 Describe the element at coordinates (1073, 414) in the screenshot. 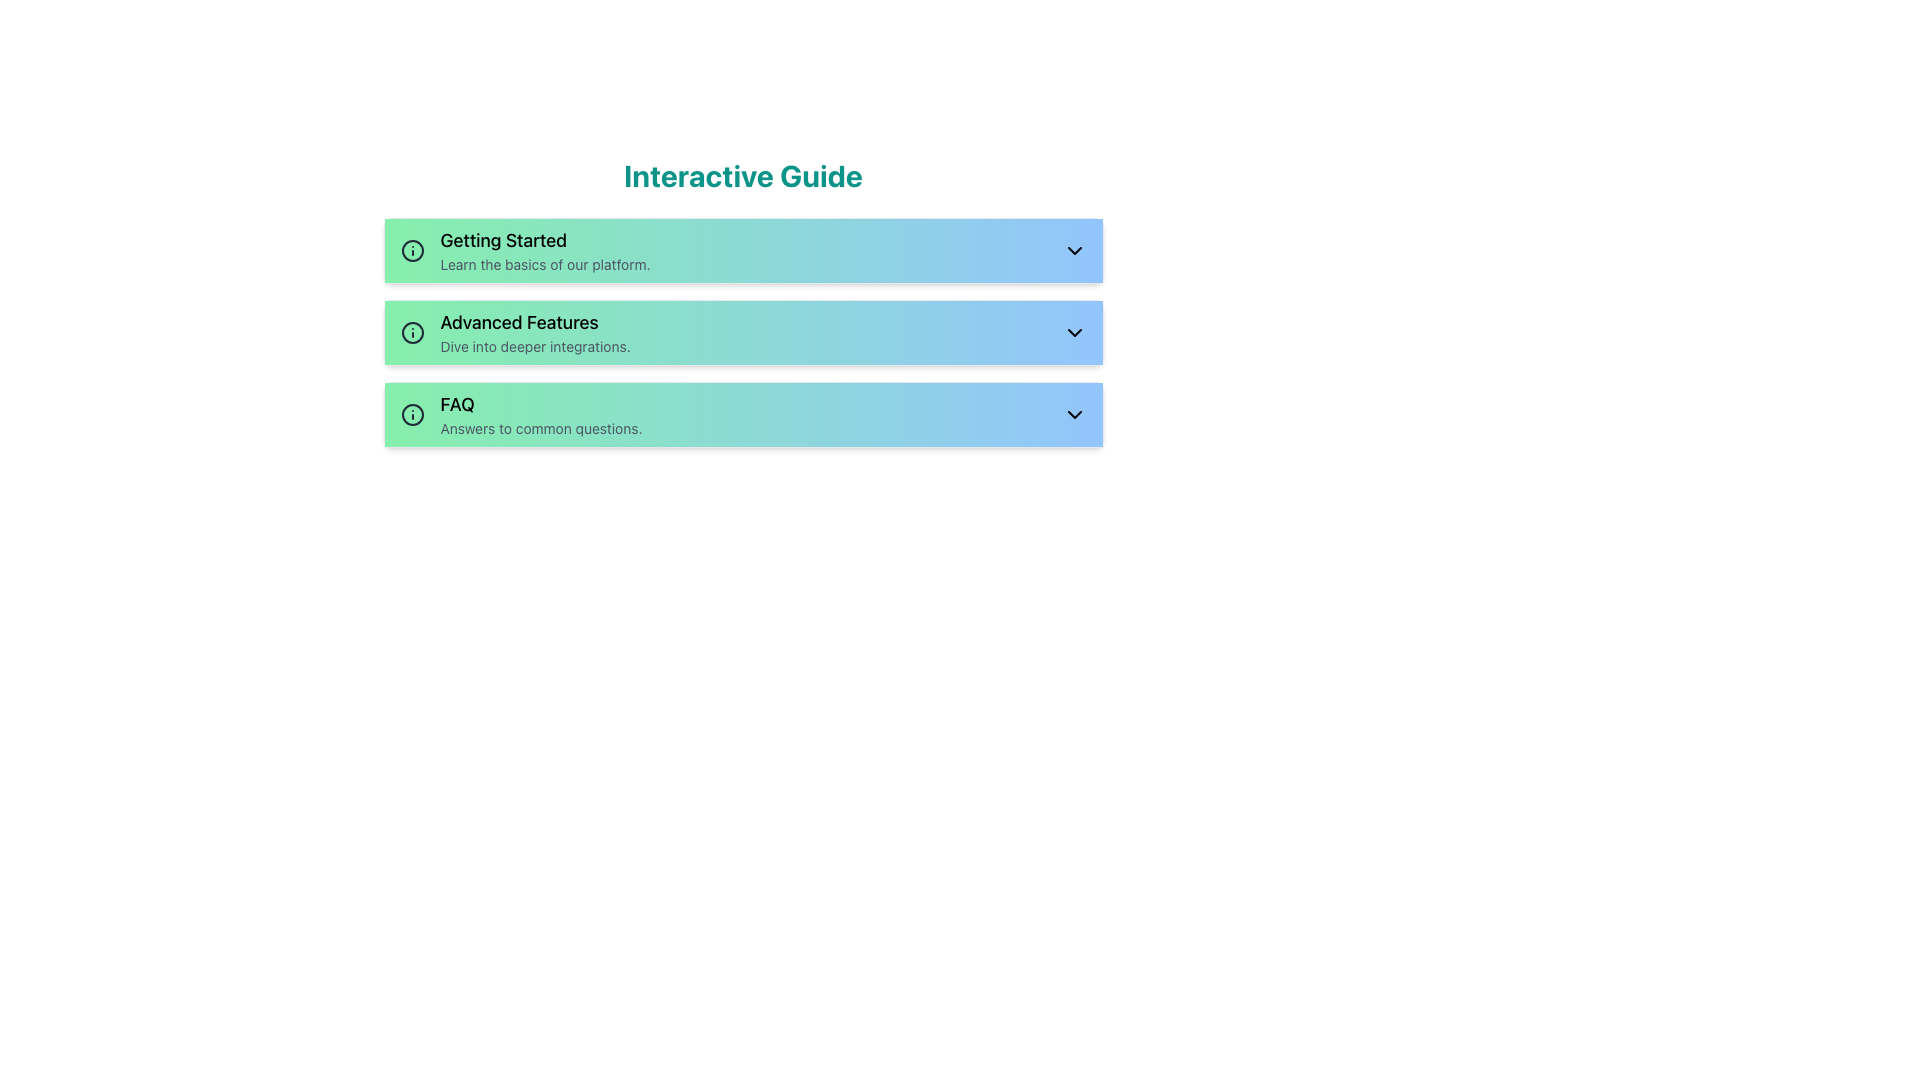

I see `the chevron-down icon located at the right side of the 'FAQ' section` at that location.